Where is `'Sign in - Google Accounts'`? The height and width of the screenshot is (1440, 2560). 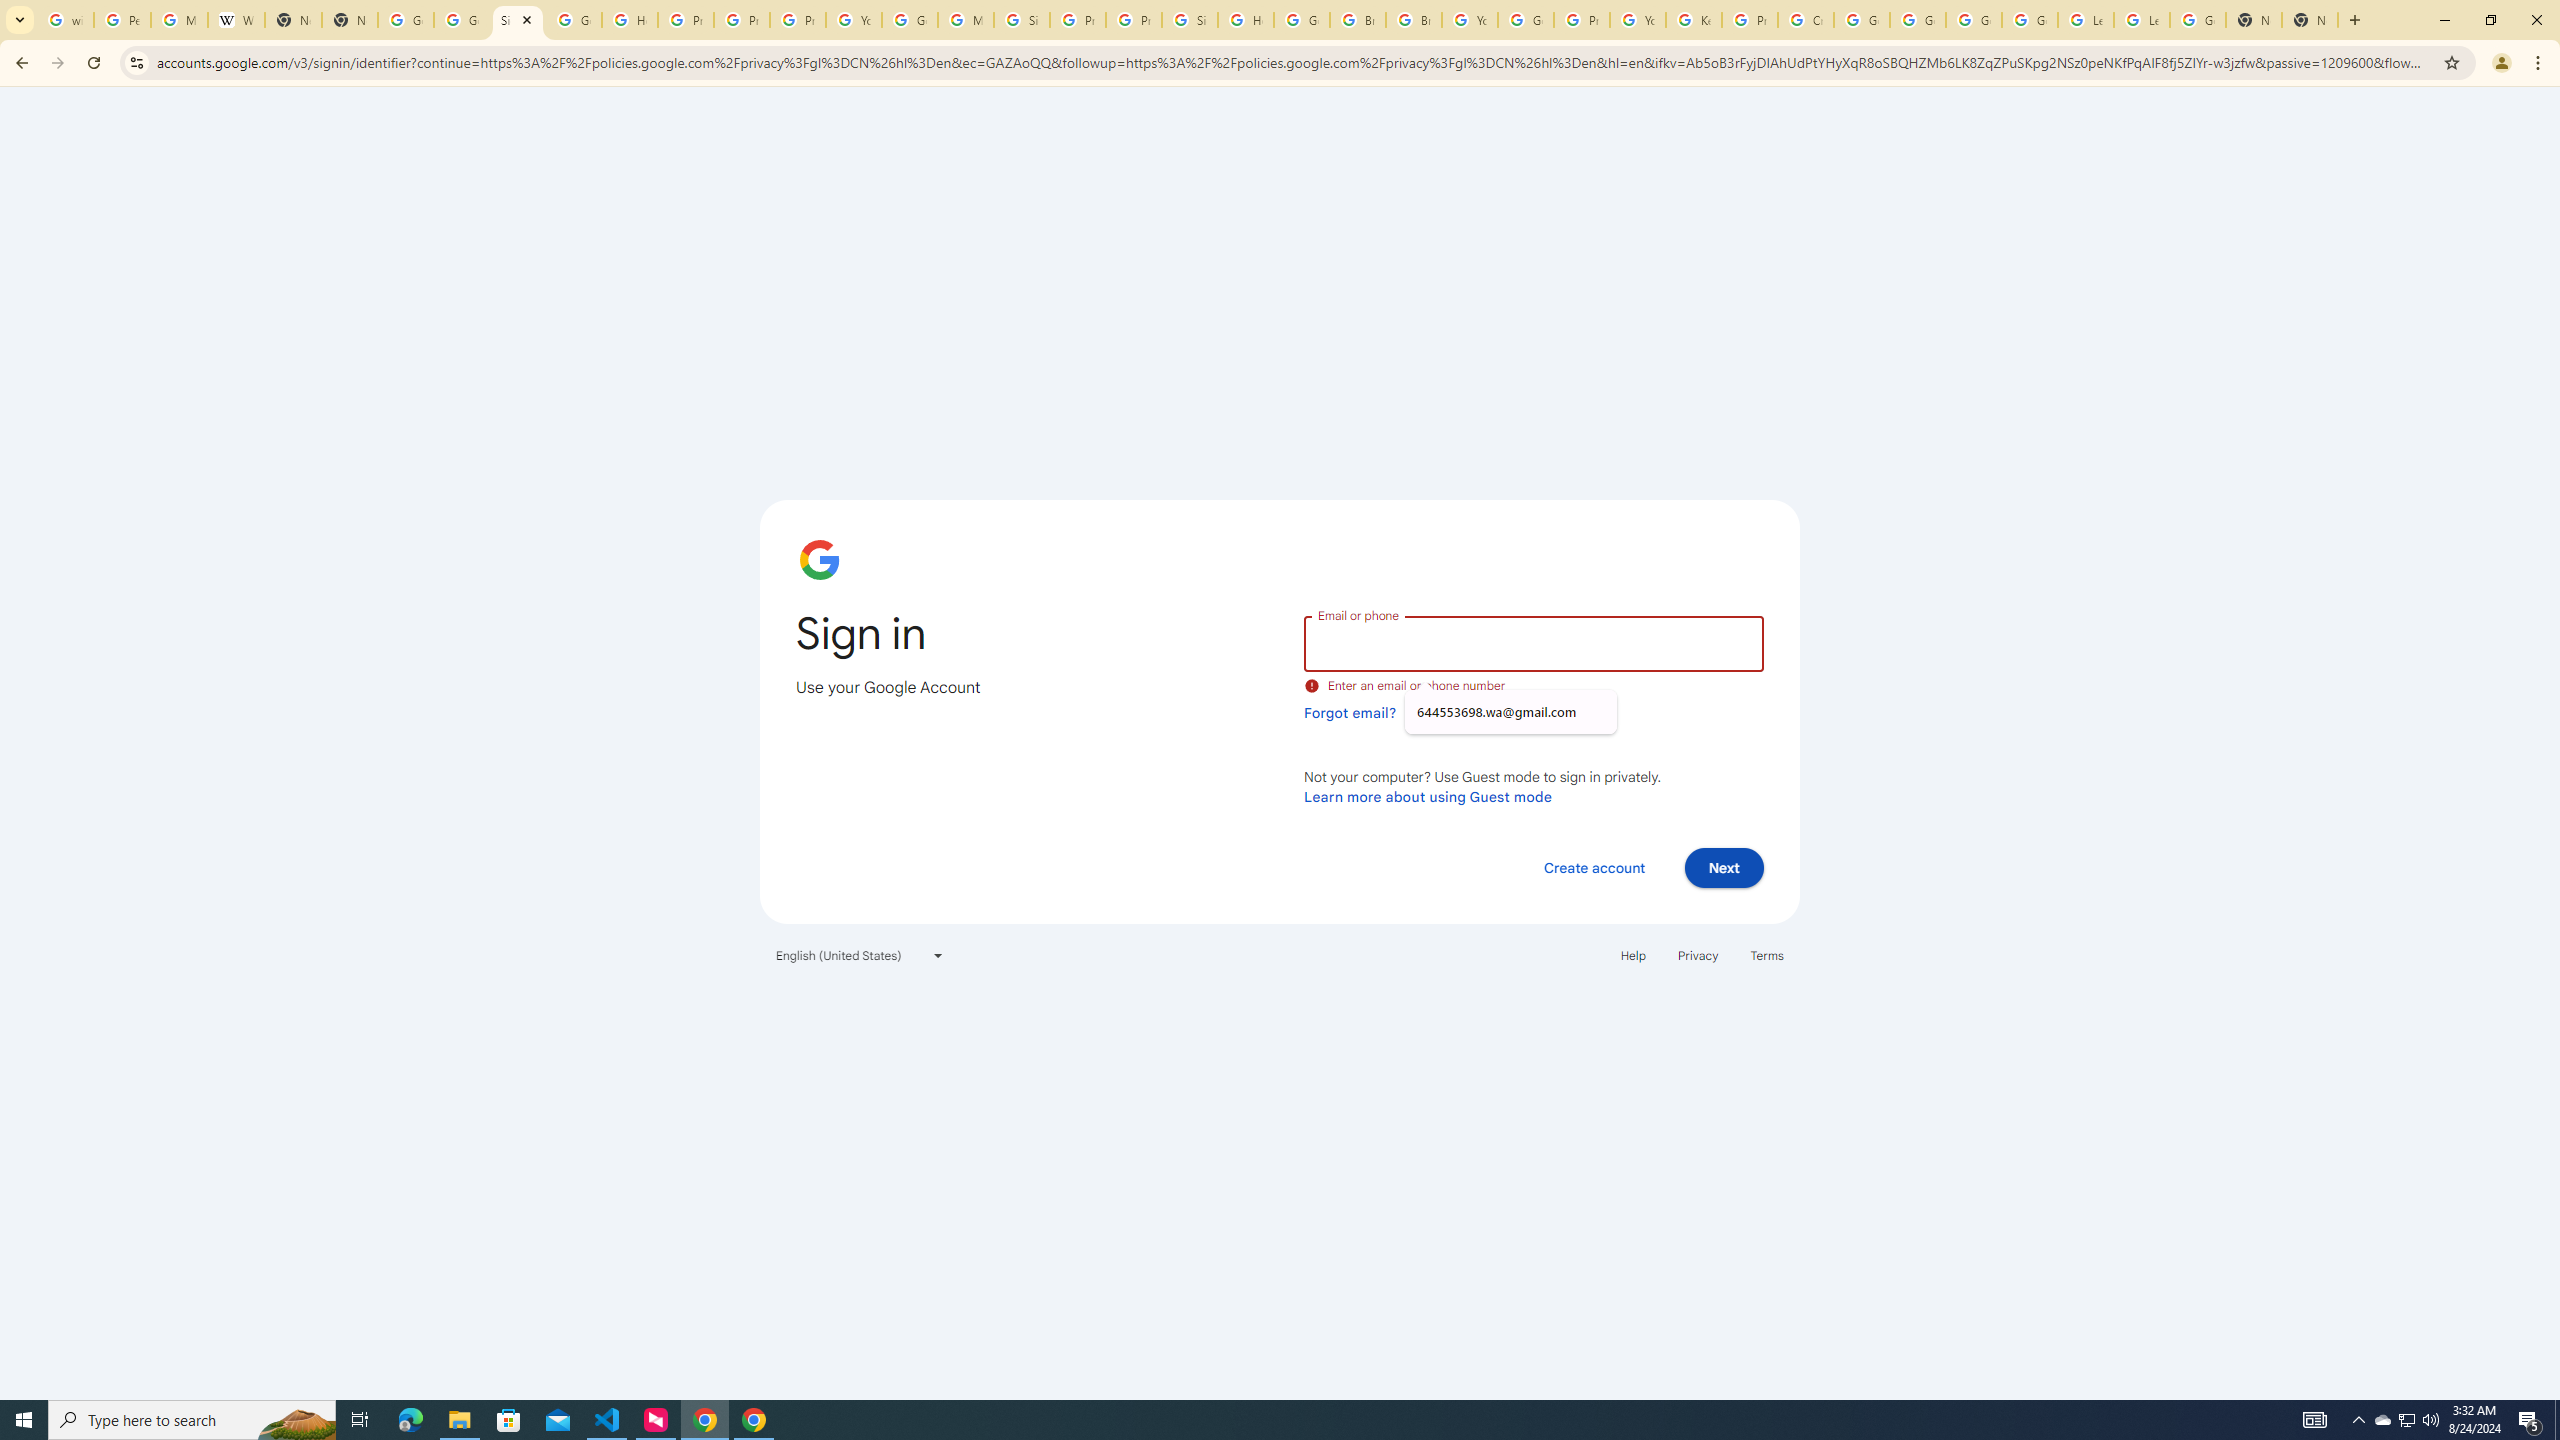 'Sign in - Google Accounts' is located at coordinates (517, 19).